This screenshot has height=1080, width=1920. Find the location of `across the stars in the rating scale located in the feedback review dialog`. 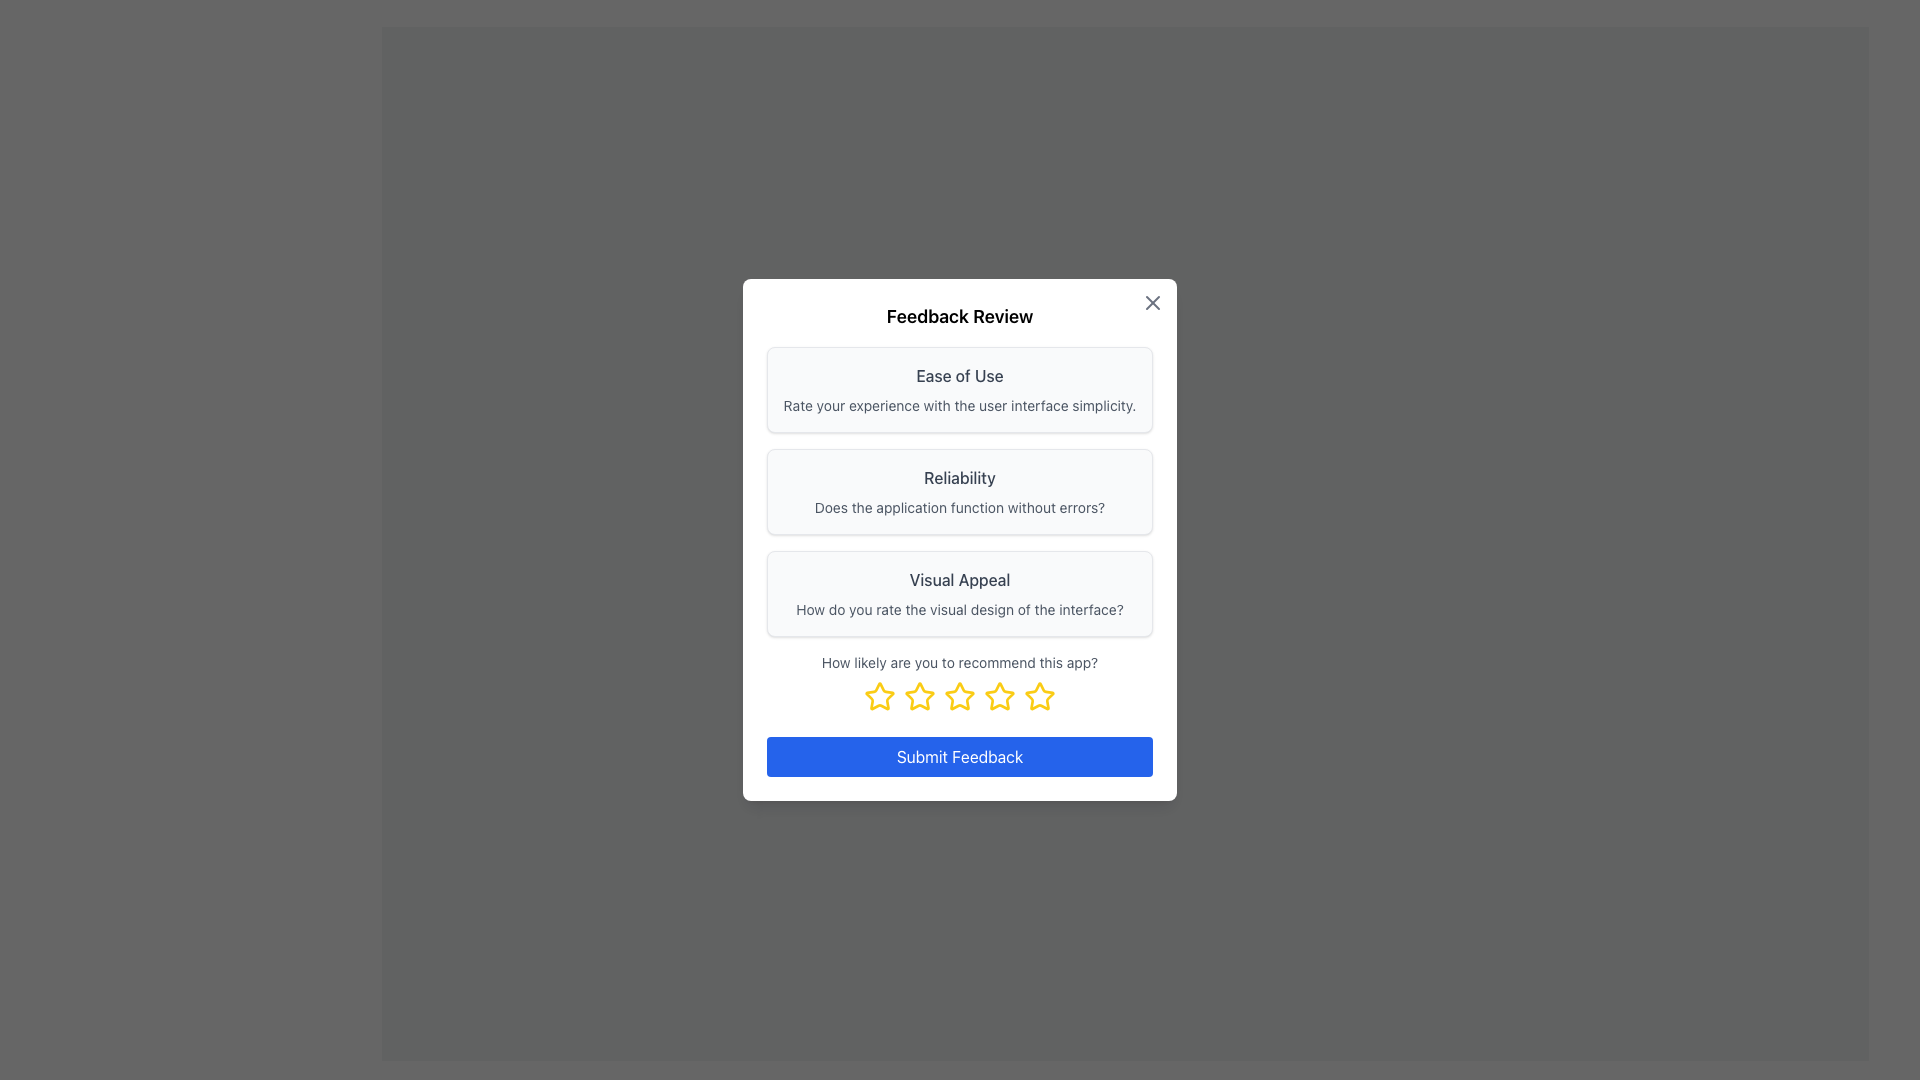

across the stars in the rating scale located in the feedback review dialog is located at coordinates (960, 681).